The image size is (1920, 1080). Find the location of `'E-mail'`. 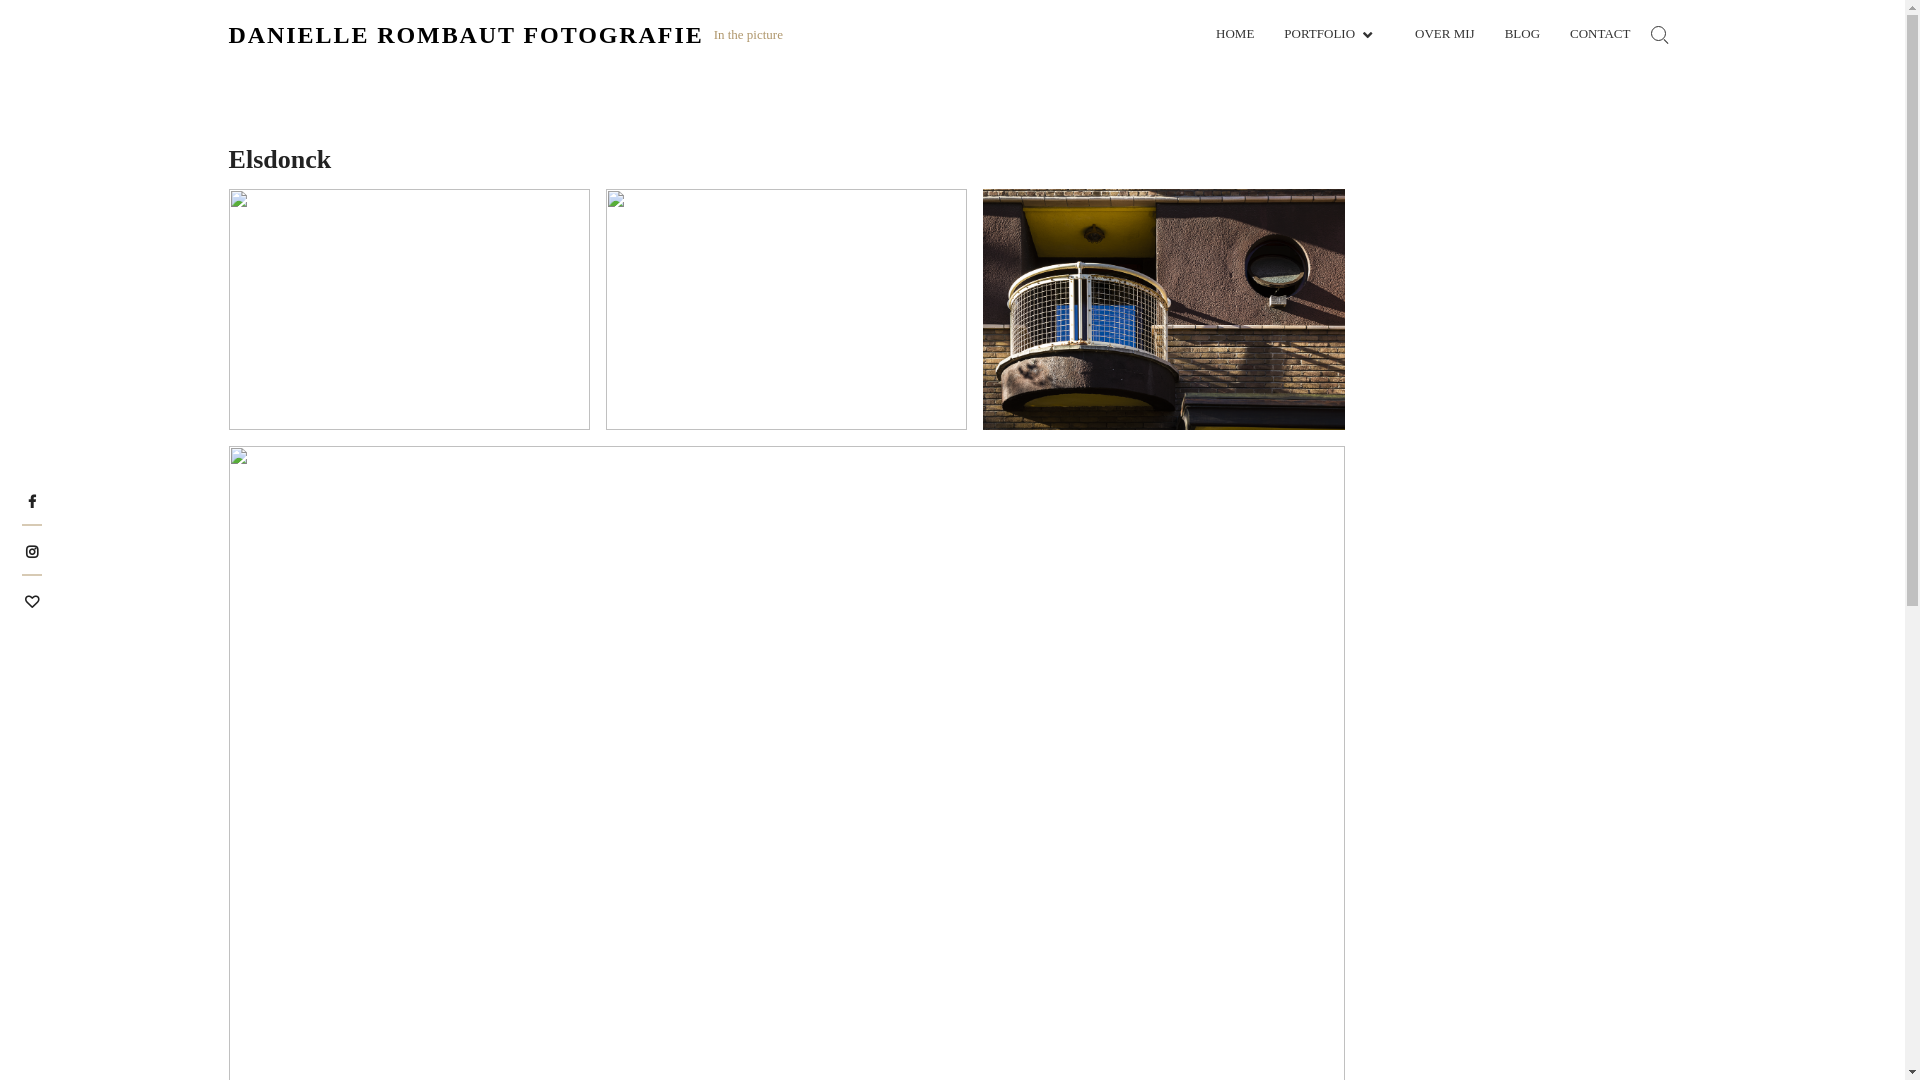

'E-mail' is located at coordinates (30, 599).